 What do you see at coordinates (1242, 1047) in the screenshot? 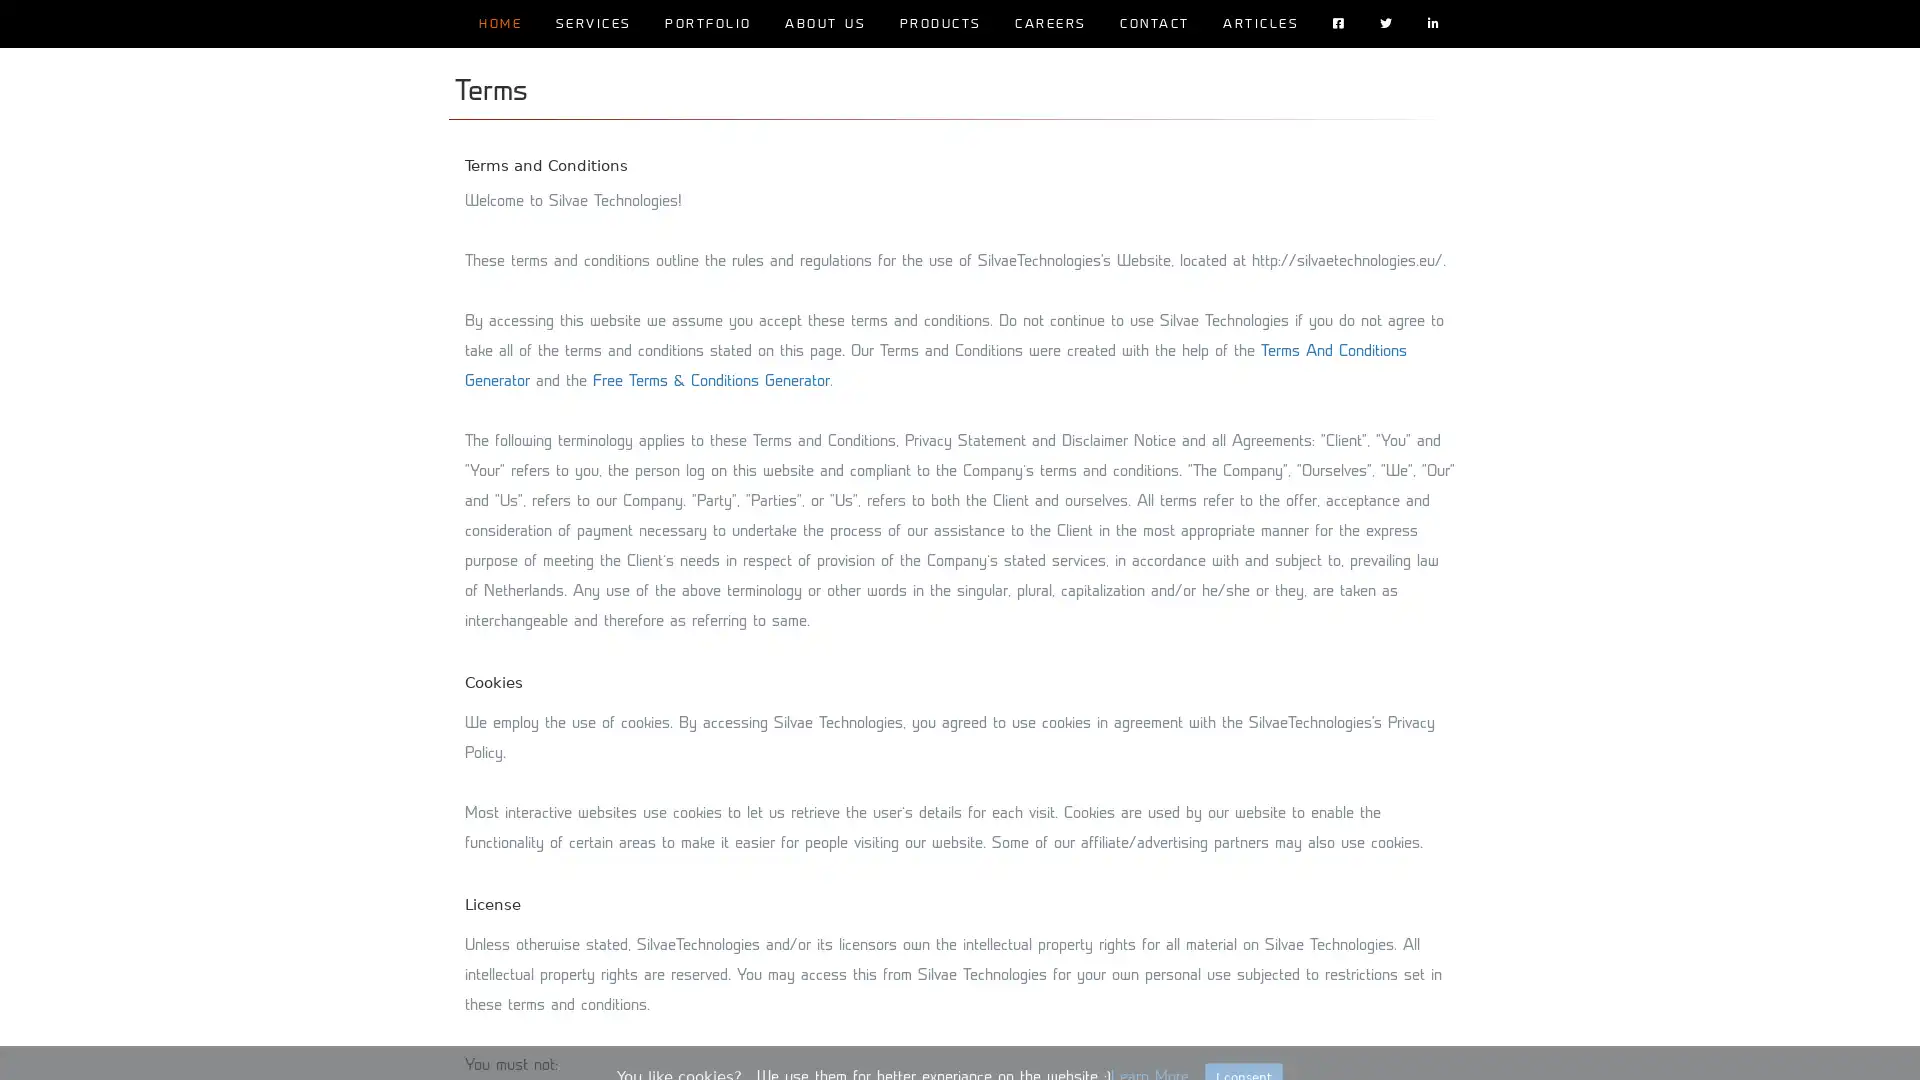
I see `Close` at bounding box center [1242, 1047].